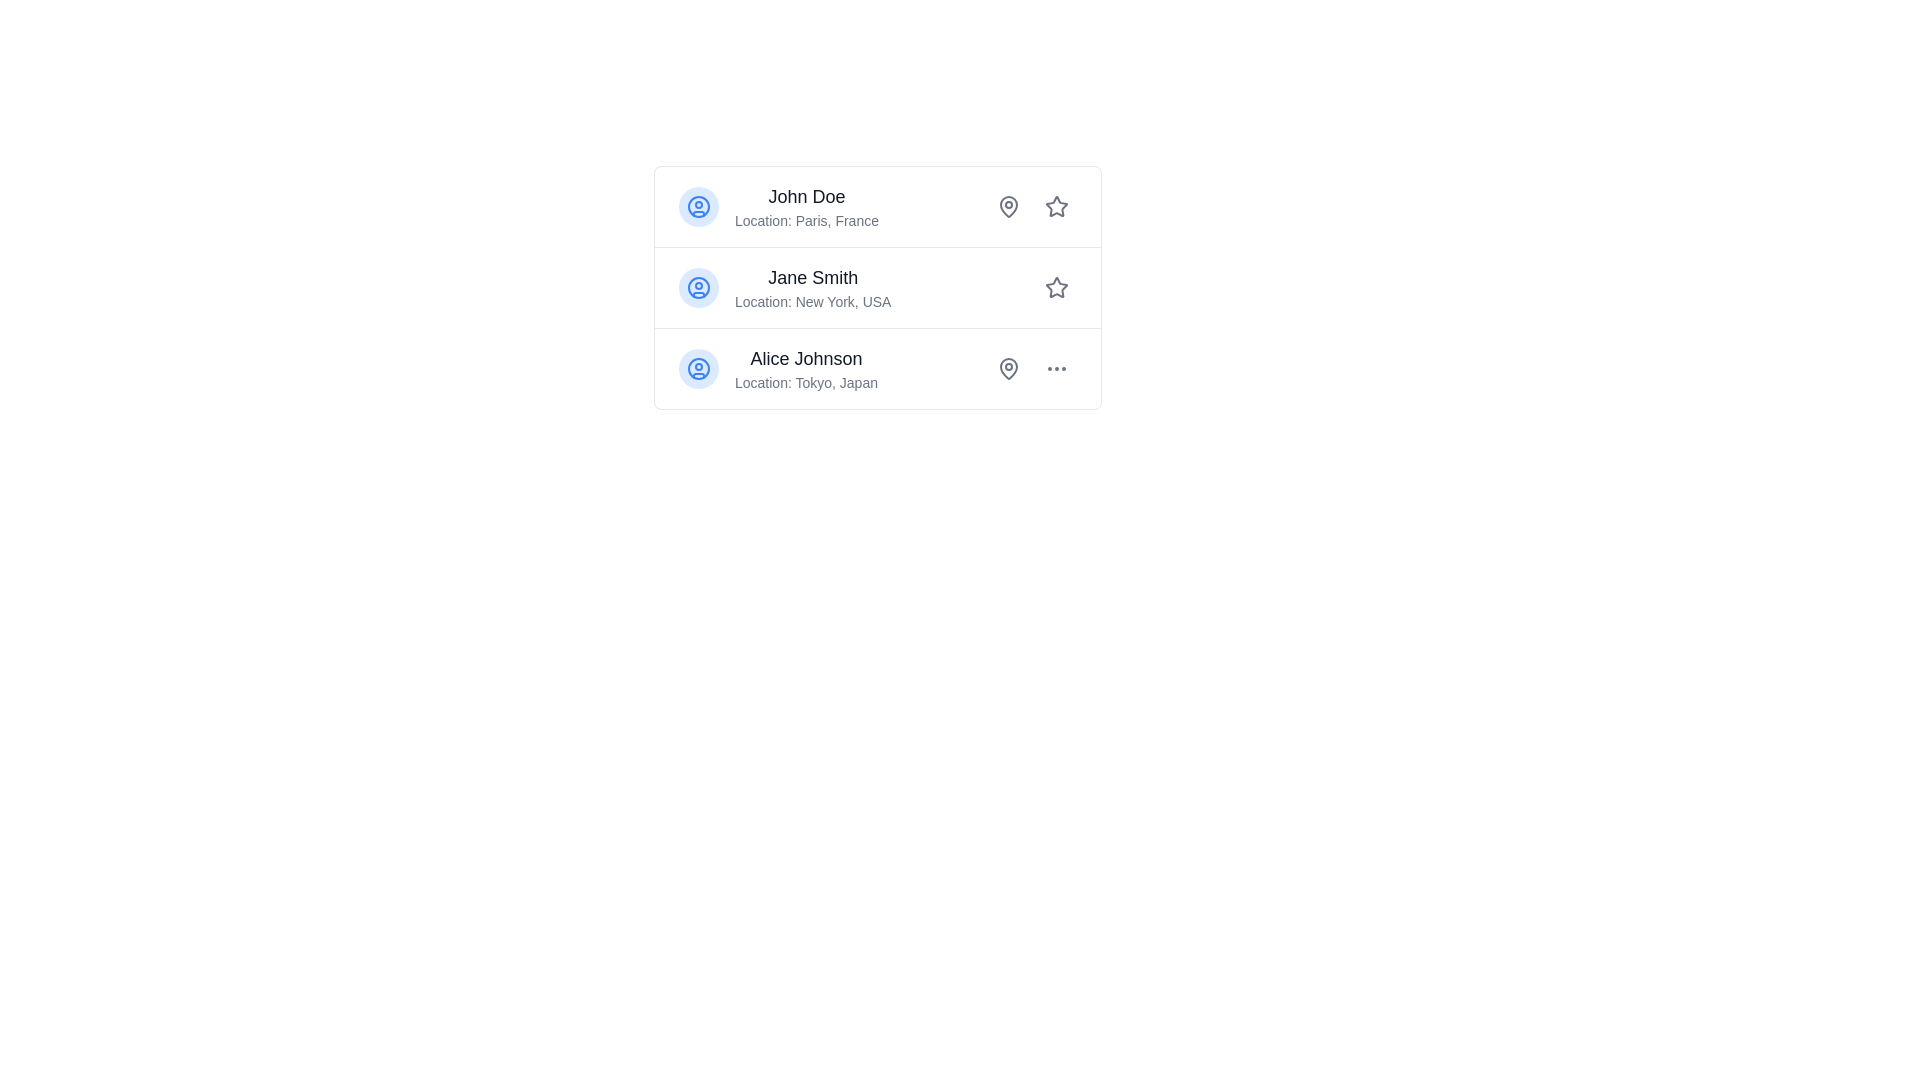  I want to click on the user profile entry at the top of the list, so click(777, 207).